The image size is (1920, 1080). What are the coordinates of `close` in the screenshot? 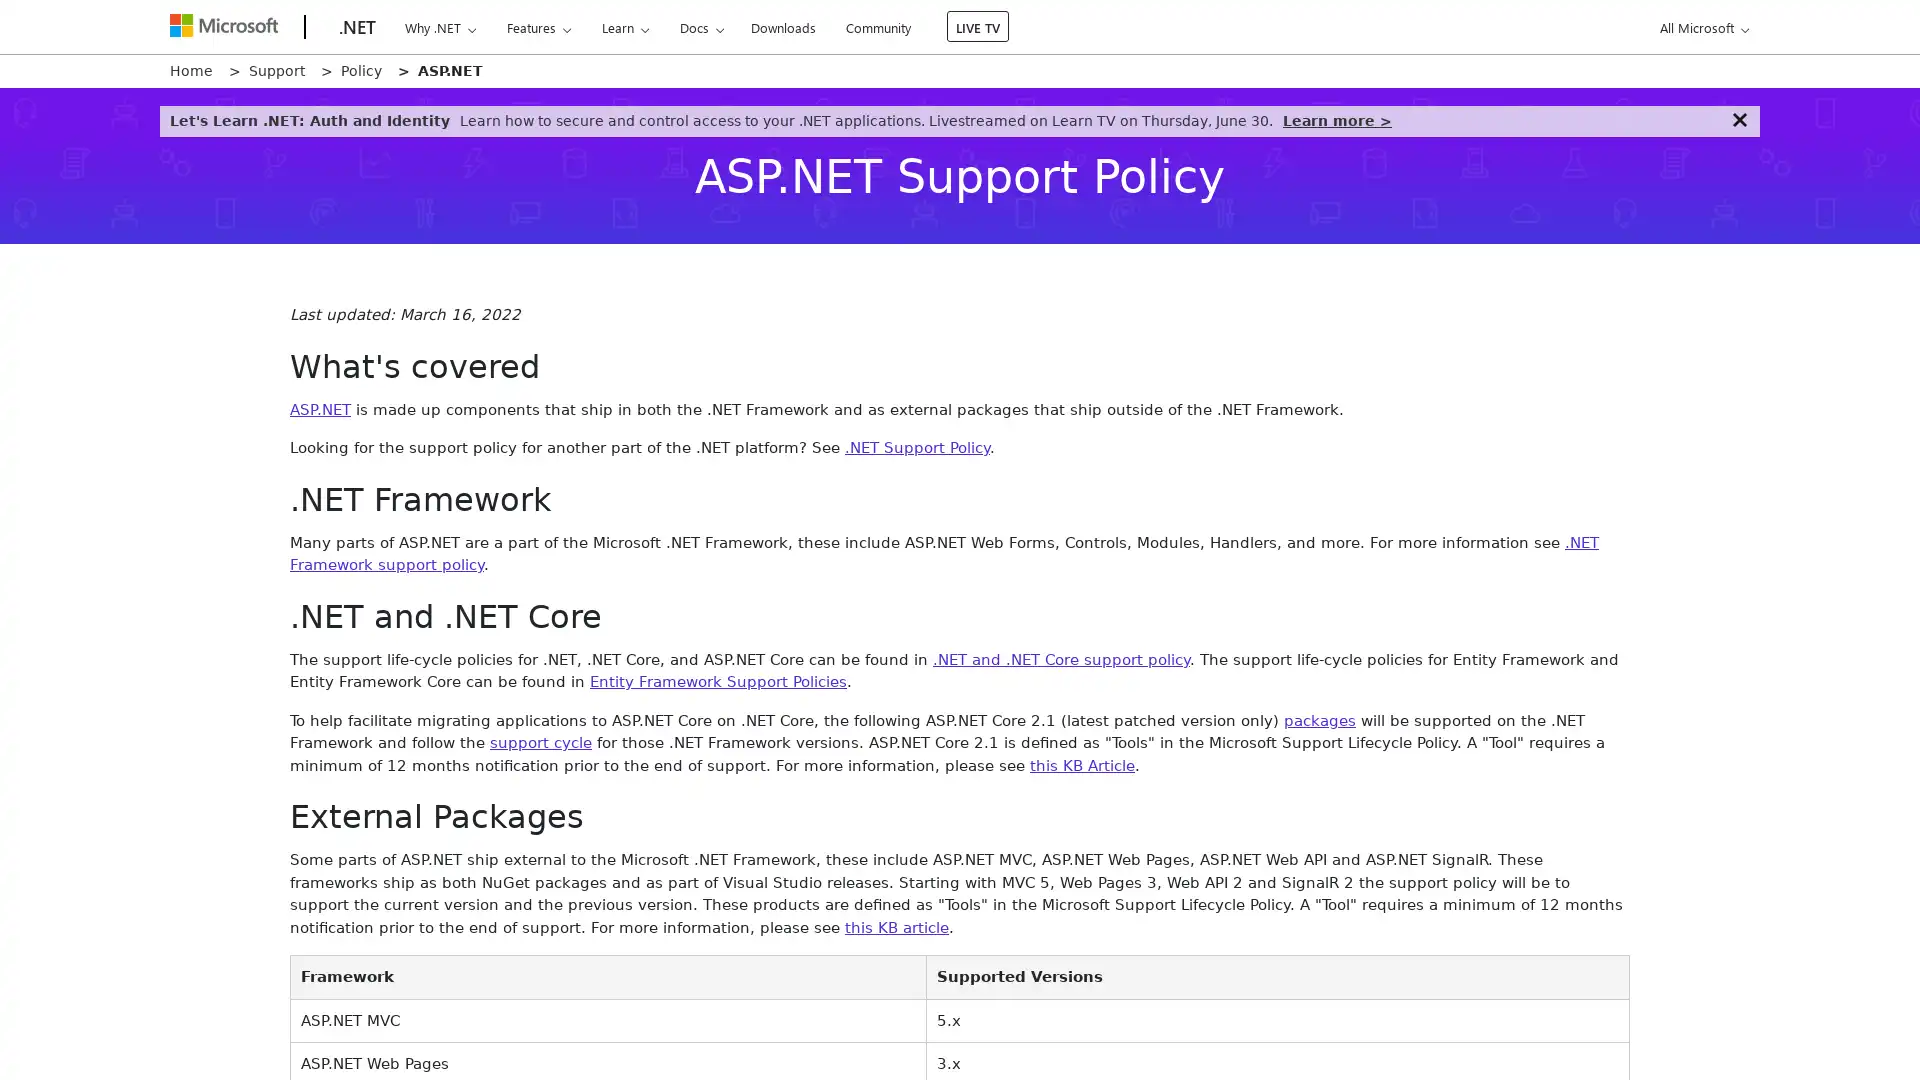 It's located at (1738, 119).